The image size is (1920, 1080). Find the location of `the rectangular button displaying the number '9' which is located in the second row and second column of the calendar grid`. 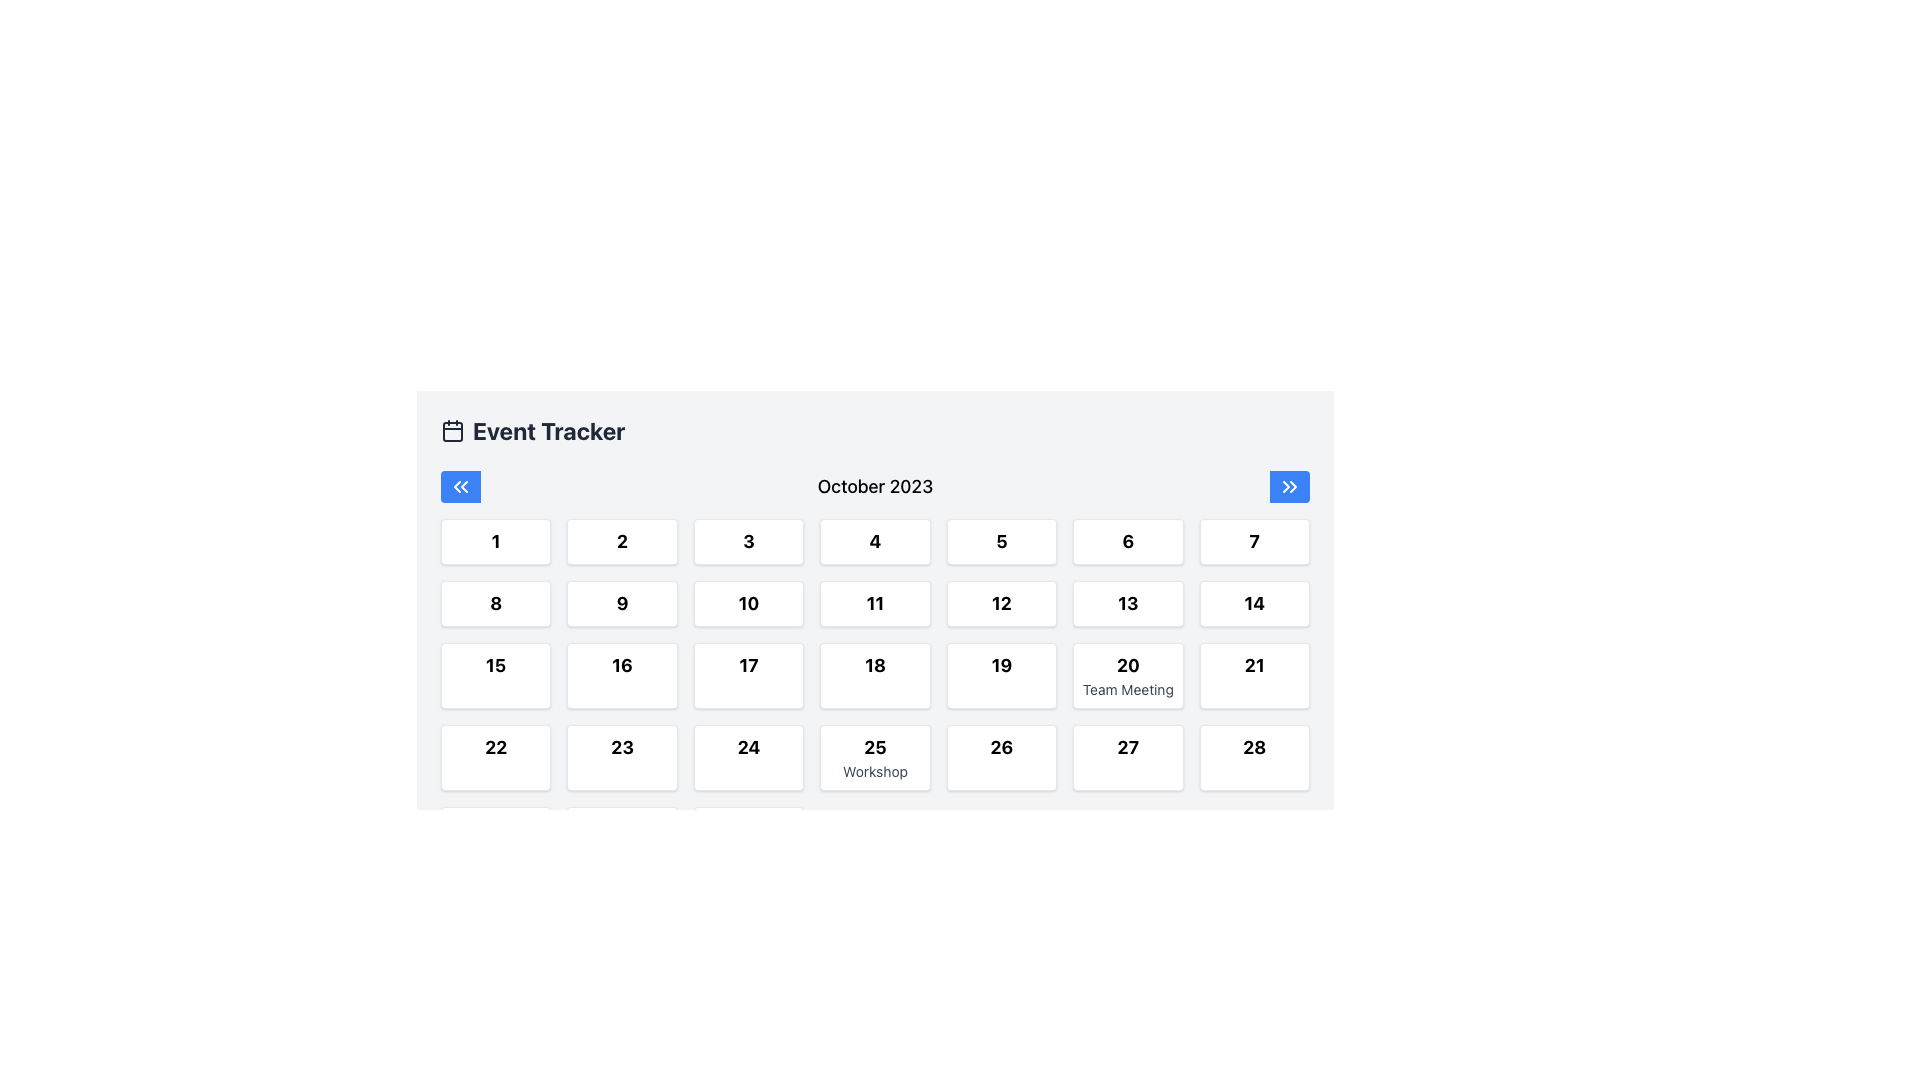

the rectangular button displaying the number '9' which is located in the second row and second column of the calendar grid is located at coordinates (621, 603).